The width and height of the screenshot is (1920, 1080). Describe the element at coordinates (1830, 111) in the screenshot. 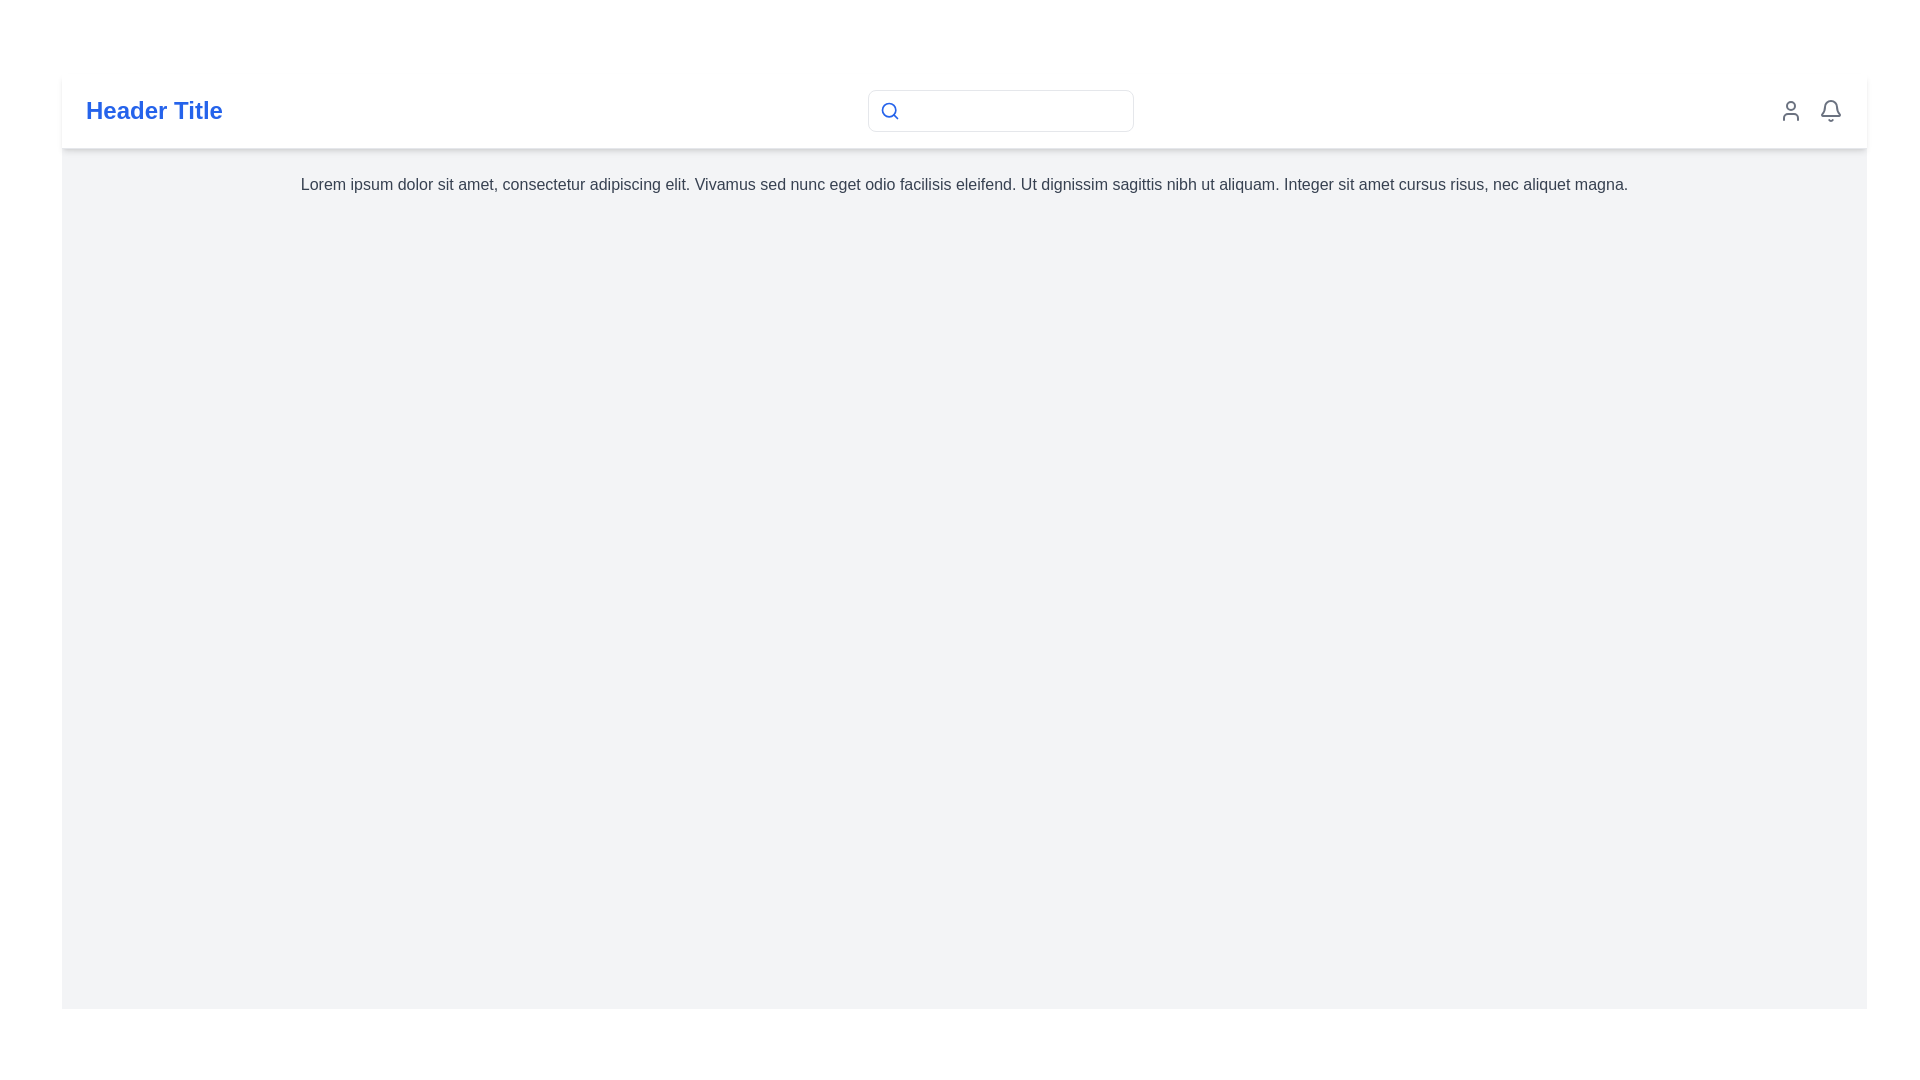

I see `the notification bell icon in the header section to change its color` at that location.